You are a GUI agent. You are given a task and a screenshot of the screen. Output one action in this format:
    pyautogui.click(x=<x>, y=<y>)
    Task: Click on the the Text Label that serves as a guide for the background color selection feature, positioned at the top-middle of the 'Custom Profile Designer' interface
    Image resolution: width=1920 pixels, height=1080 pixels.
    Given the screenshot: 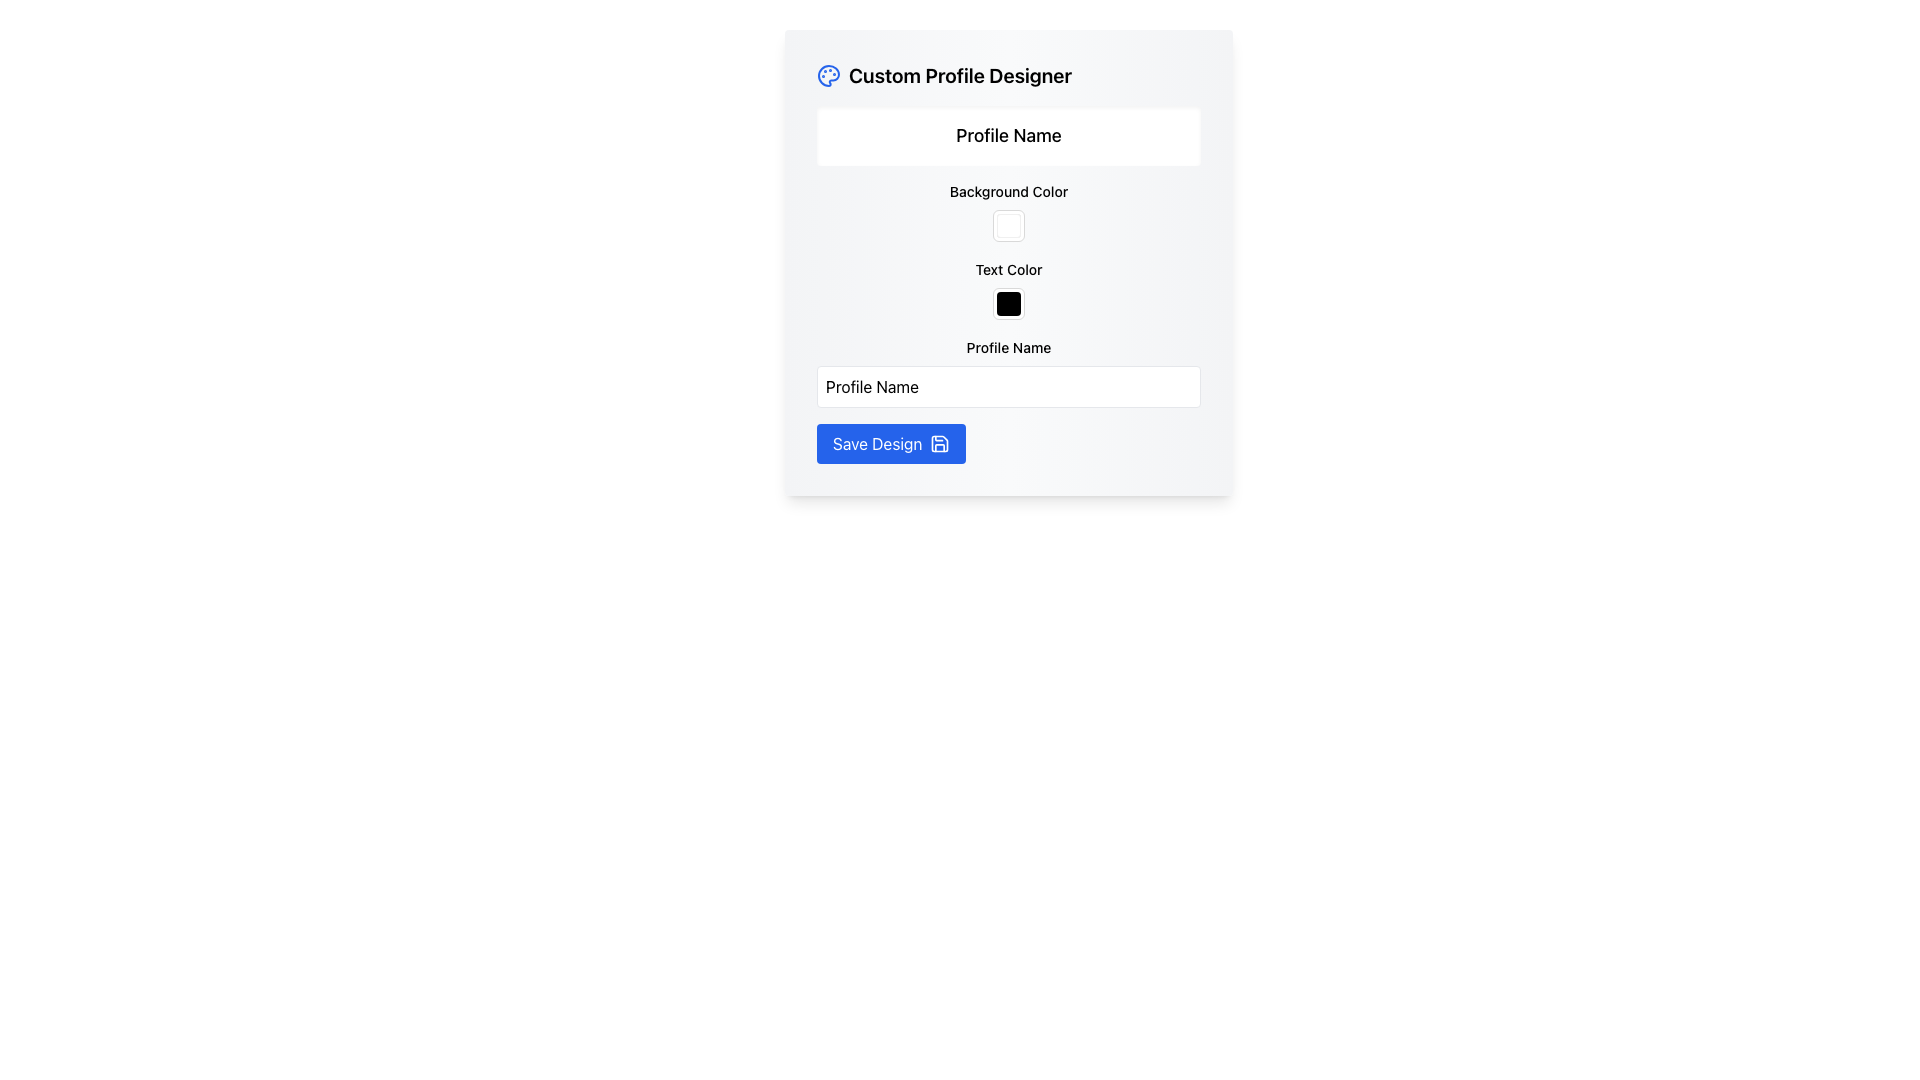 What is the action you would take?
    pyautogui.click(x=1008, y=192)
    